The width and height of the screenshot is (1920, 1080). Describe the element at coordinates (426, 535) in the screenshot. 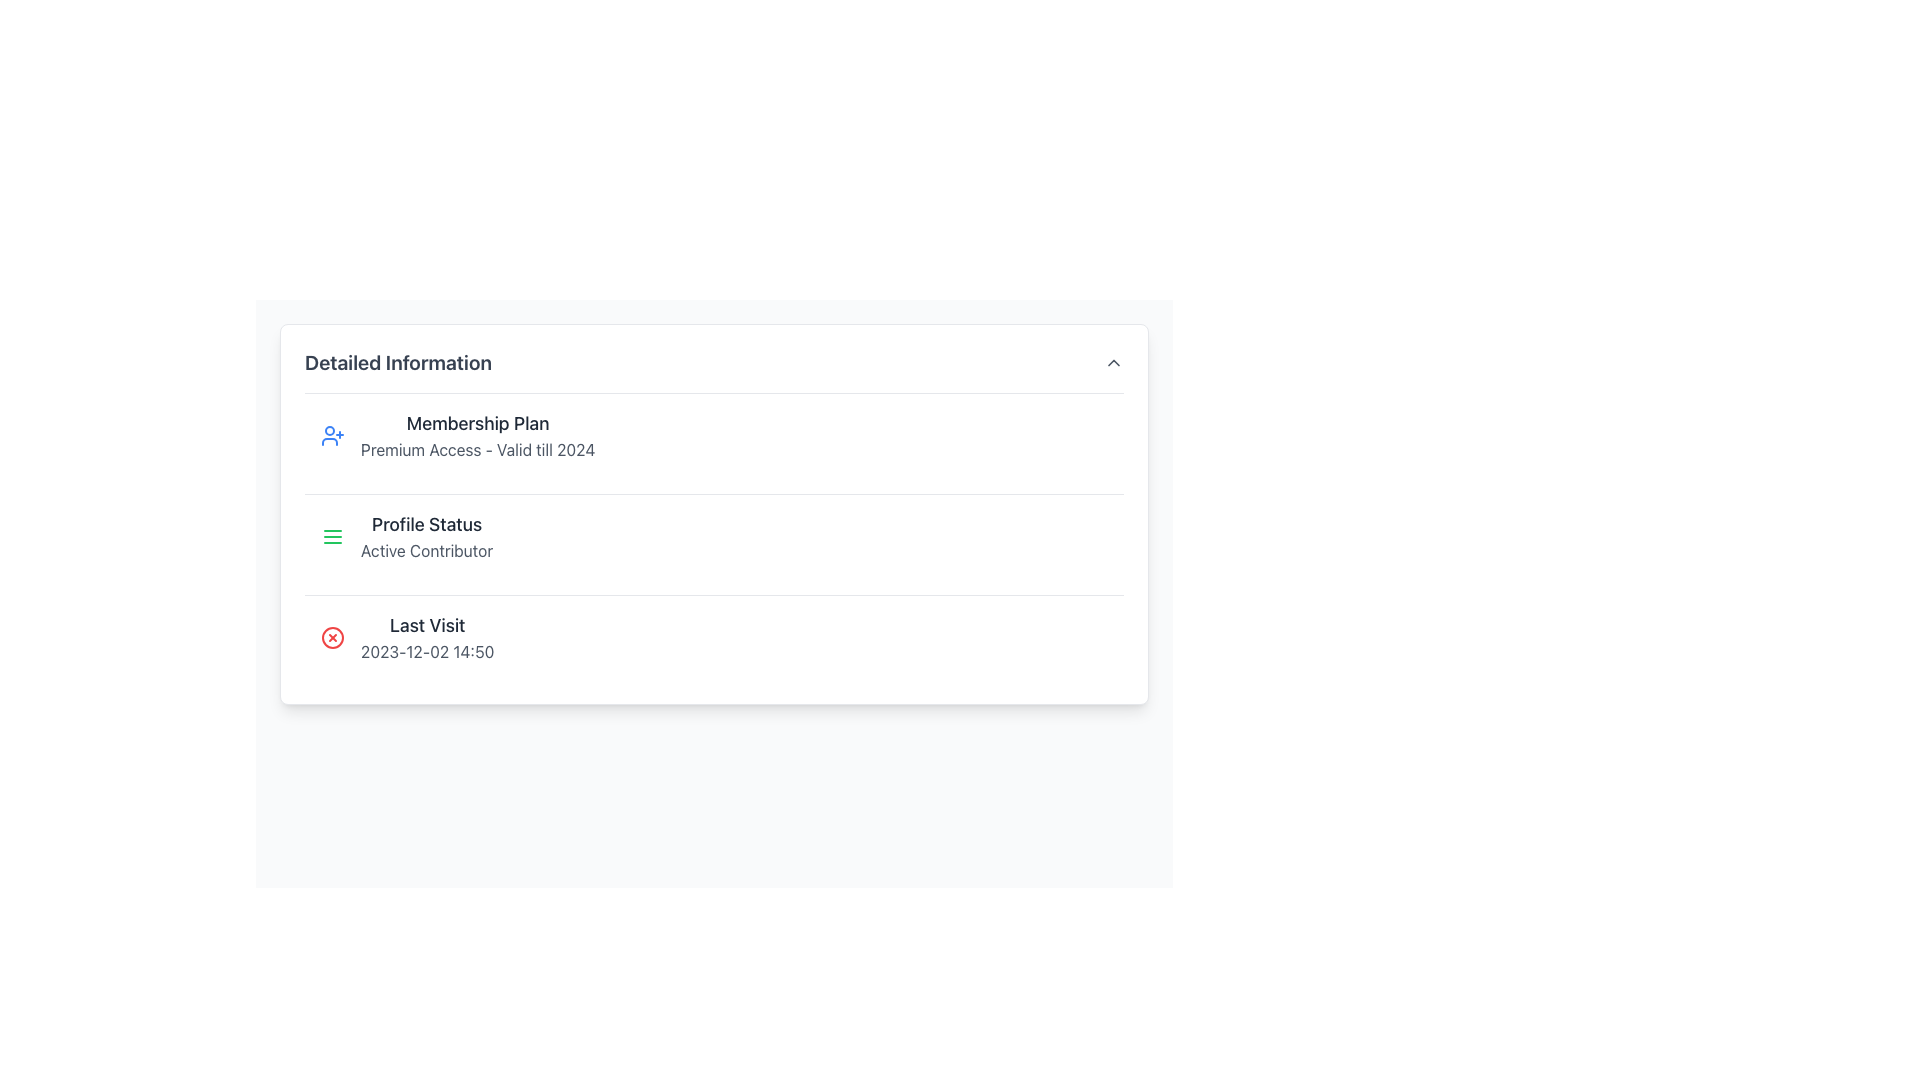

I see `the text label displaying the current profile status of the user, located in the middle row of the detailed information card` at that location.